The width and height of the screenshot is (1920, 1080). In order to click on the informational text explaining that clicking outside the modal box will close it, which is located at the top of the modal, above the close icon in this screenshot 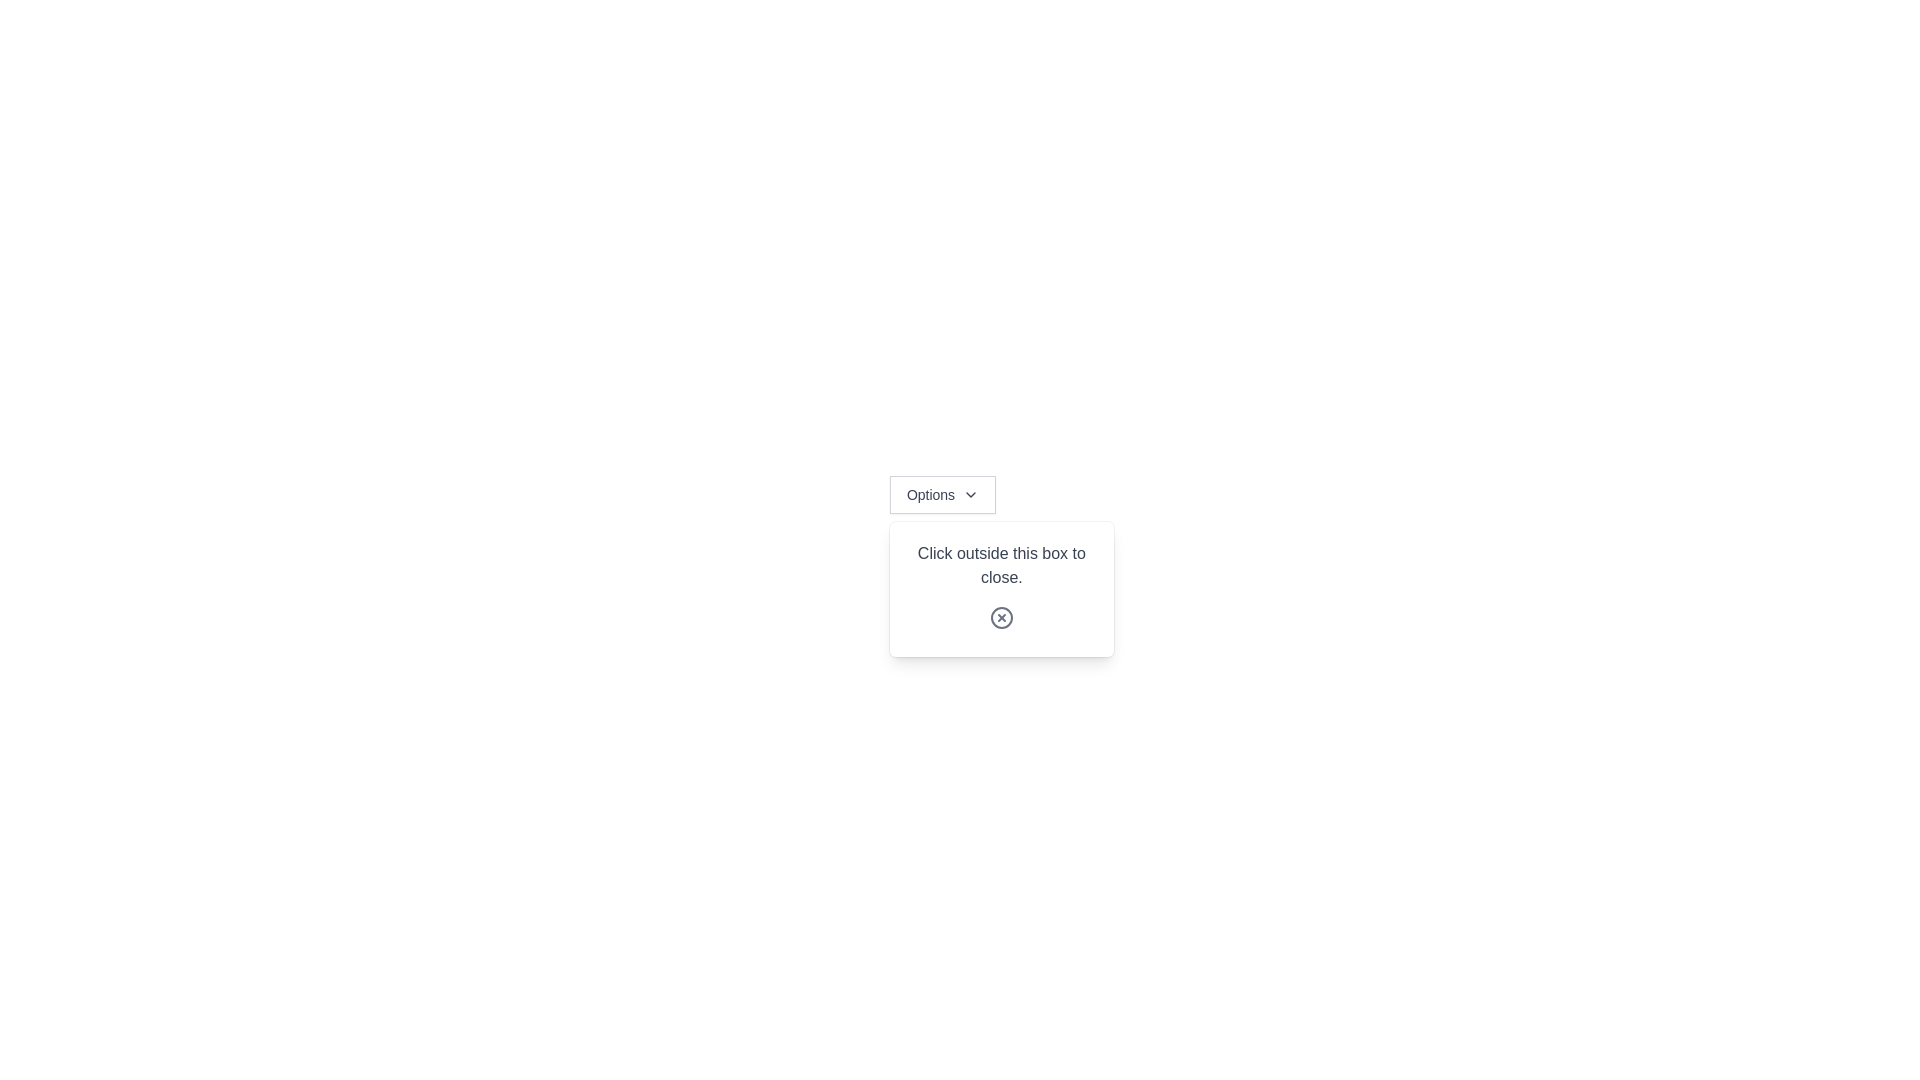, I will do `click(1001, 566)`.